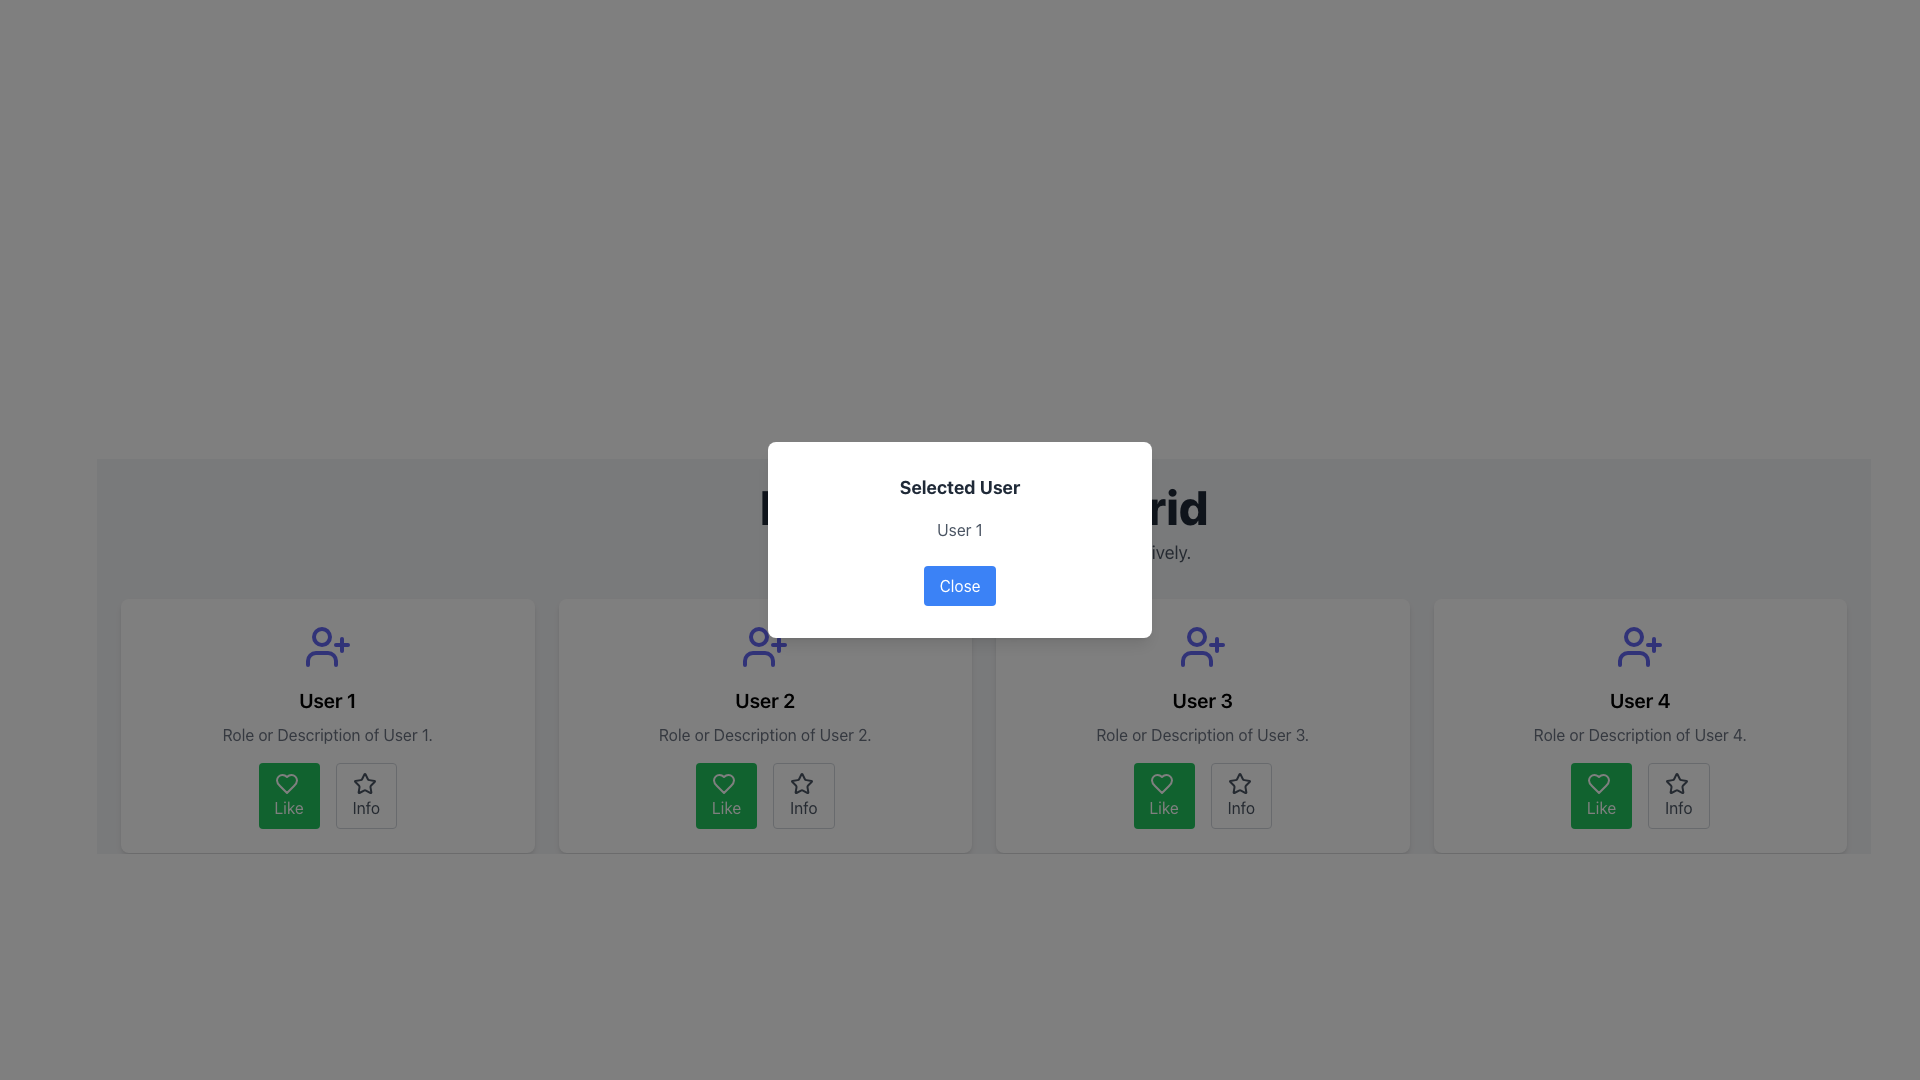 The width and height of the screenshot is (1920, 1080). What do you see at coordinates (1640, 735) in the screenshot?
I see `the non-interactive Text Label providing additional details about 'User 4', which is located under the 'User 4' label and above the 'Like' and 'Info' buttons in the fourth user card` at bounding box center [1640, 735].